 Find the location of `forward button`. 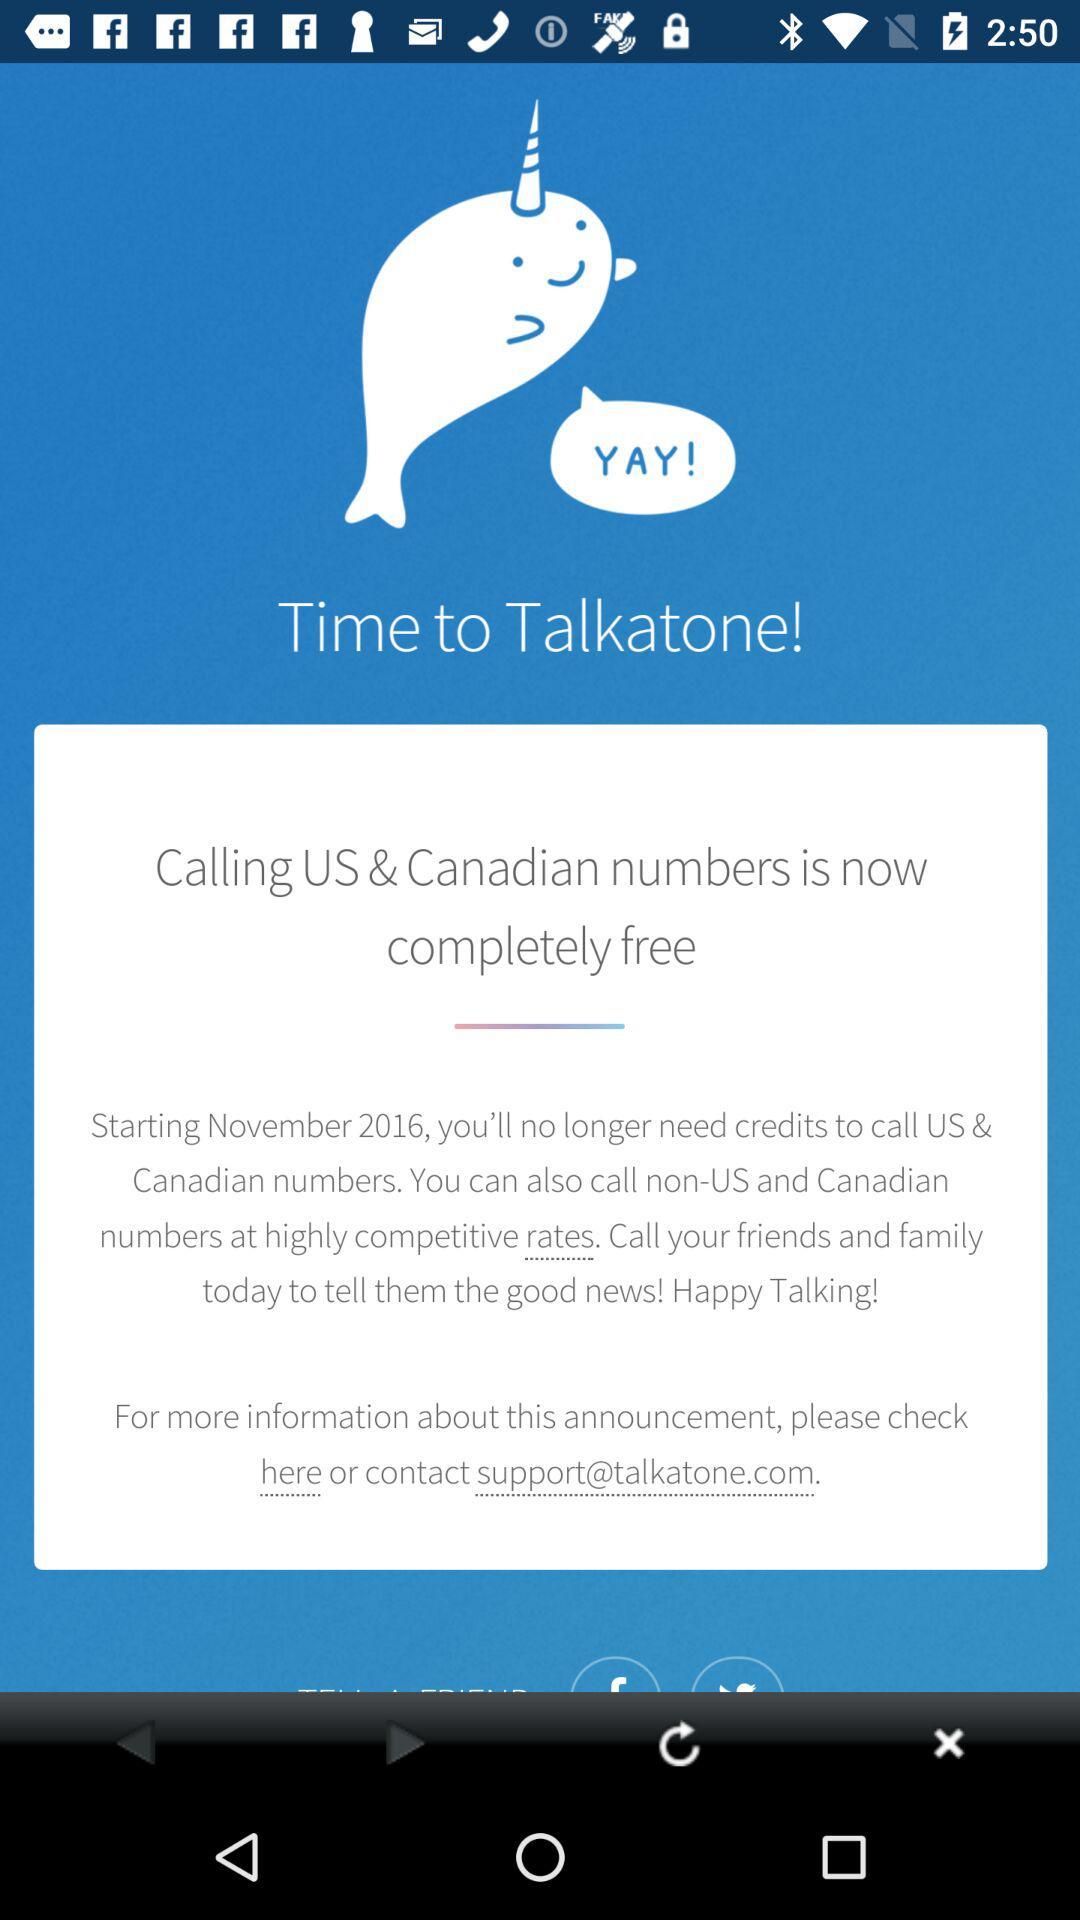

forward button is located at coordinates (405, 1741).